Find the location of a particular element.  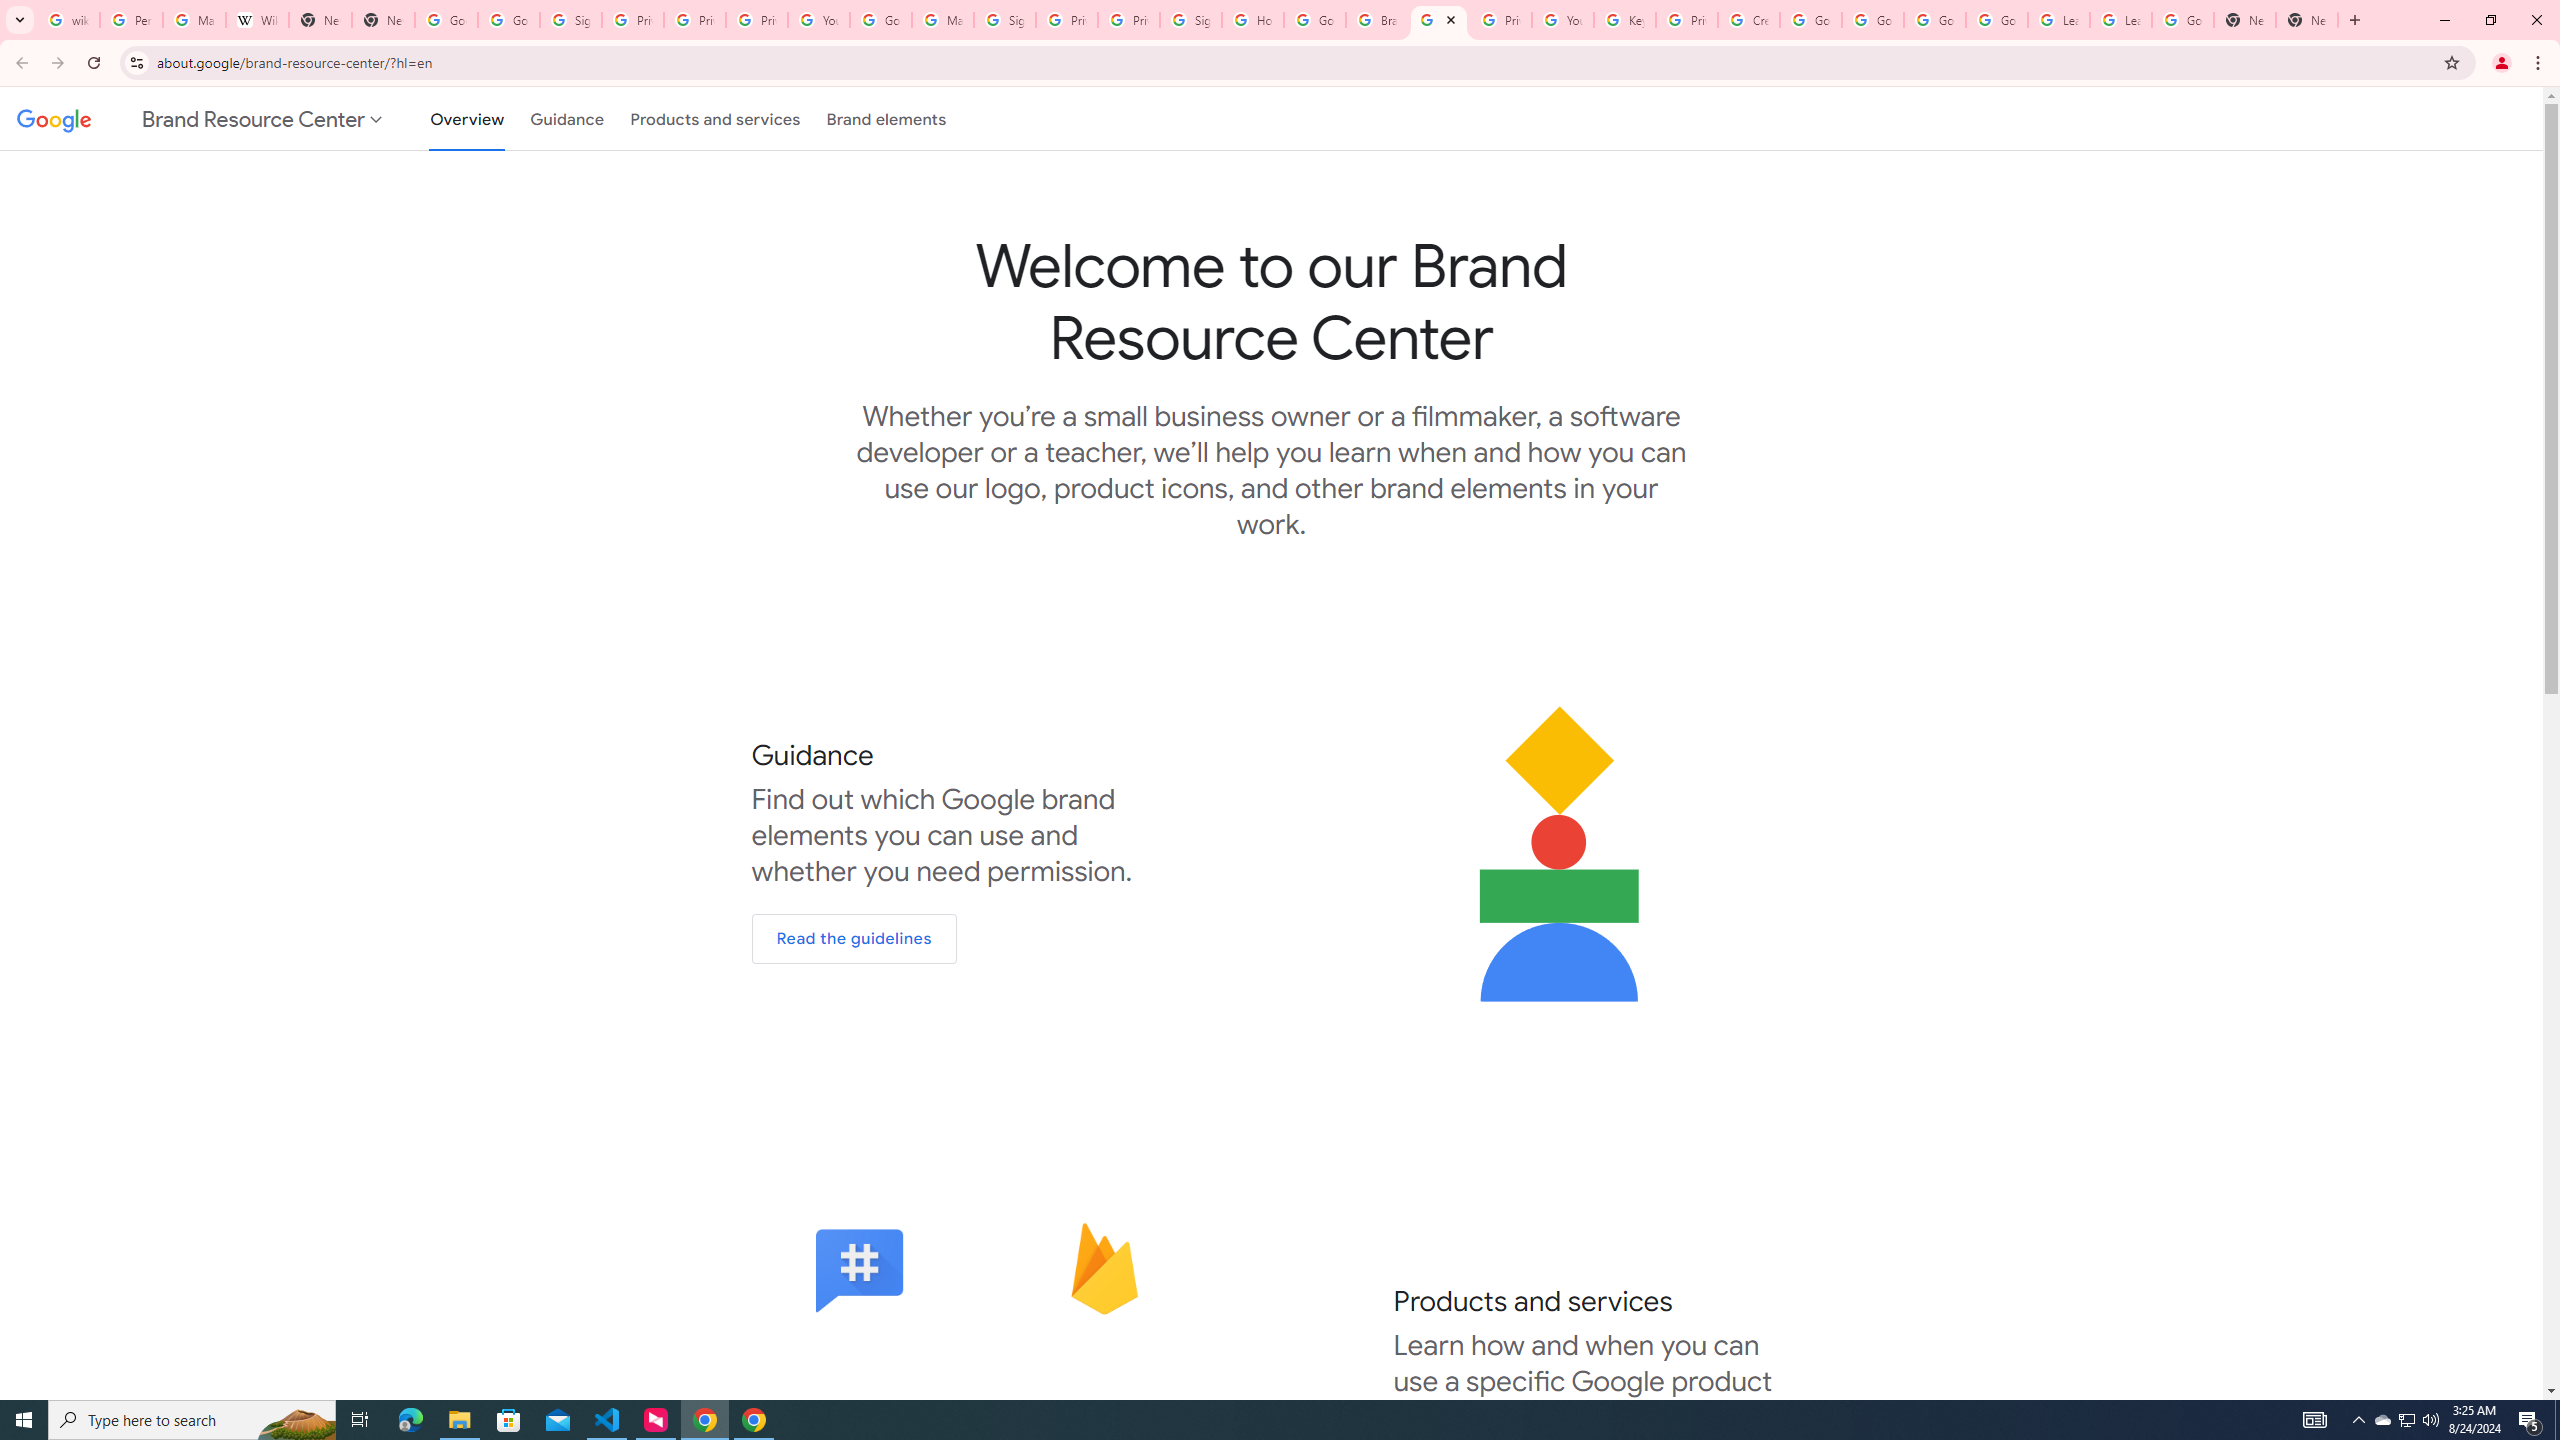

'Google Account Help' is located at coordinates (1810, 19).